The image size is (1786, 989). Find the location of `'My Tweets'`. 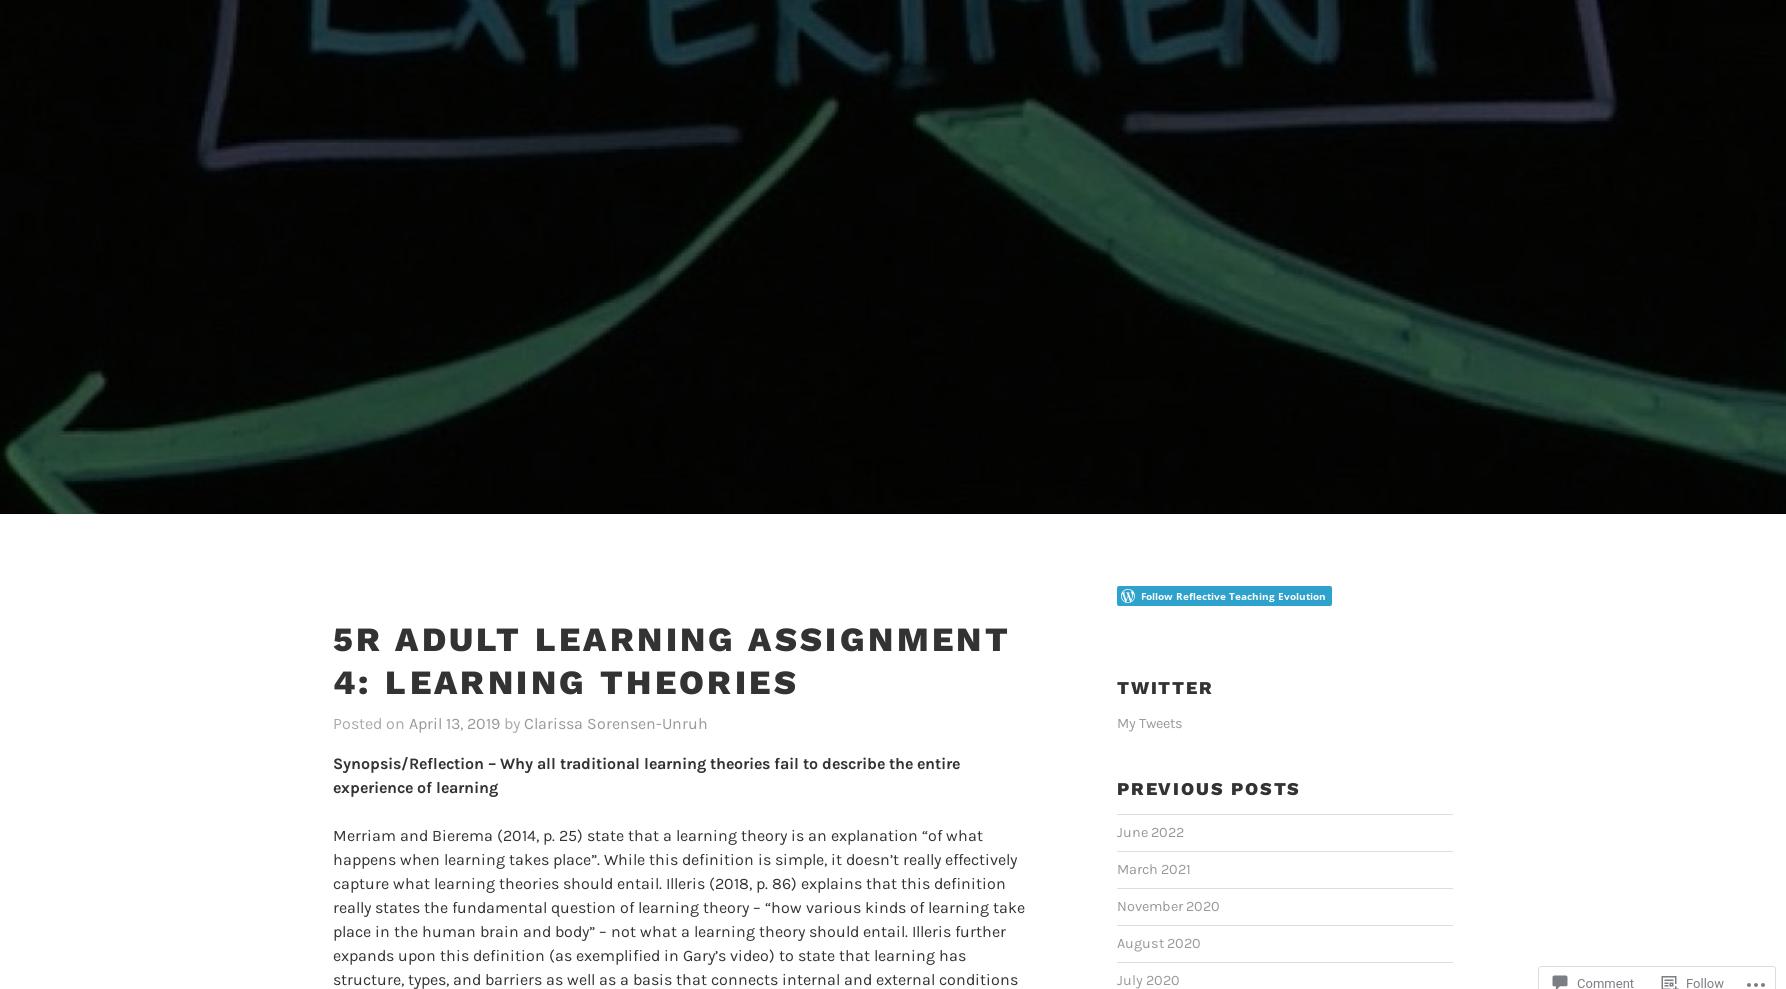

'My Tweets' is located at coordinates (1149, 690).